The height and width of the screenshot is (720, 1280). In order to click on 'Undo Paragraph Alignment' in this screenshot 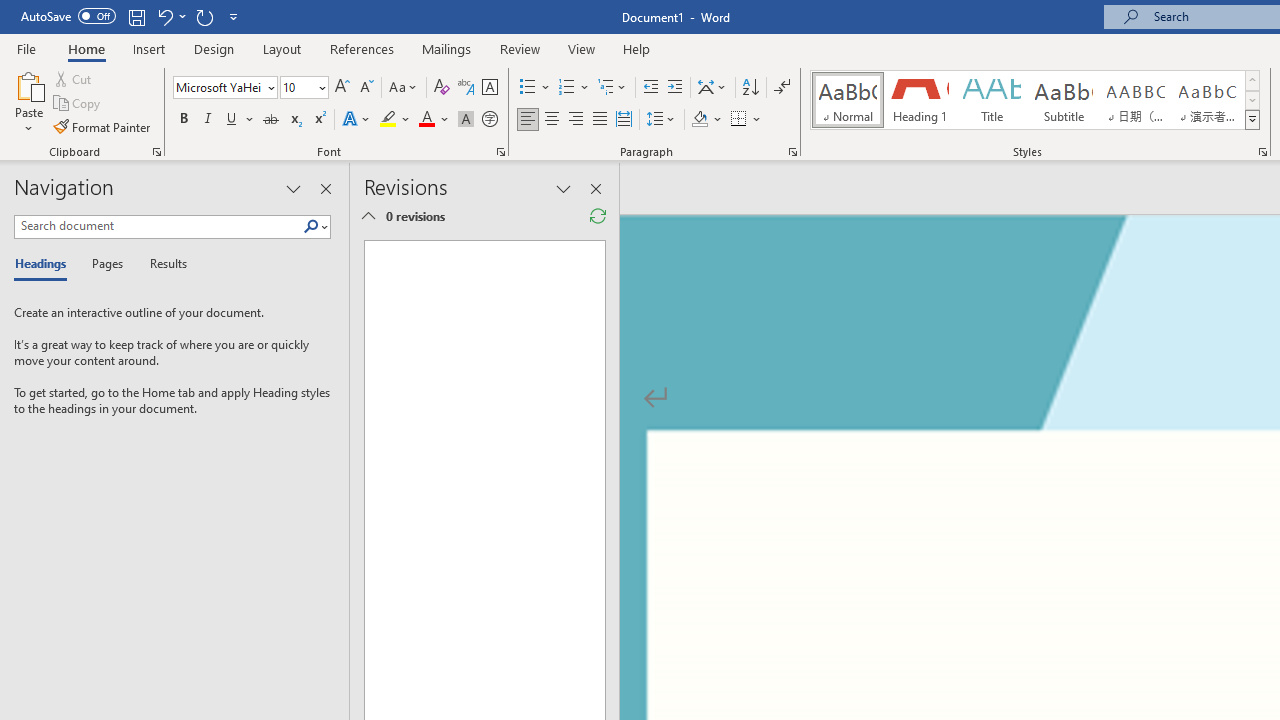, I will do `click(164, 16)`.